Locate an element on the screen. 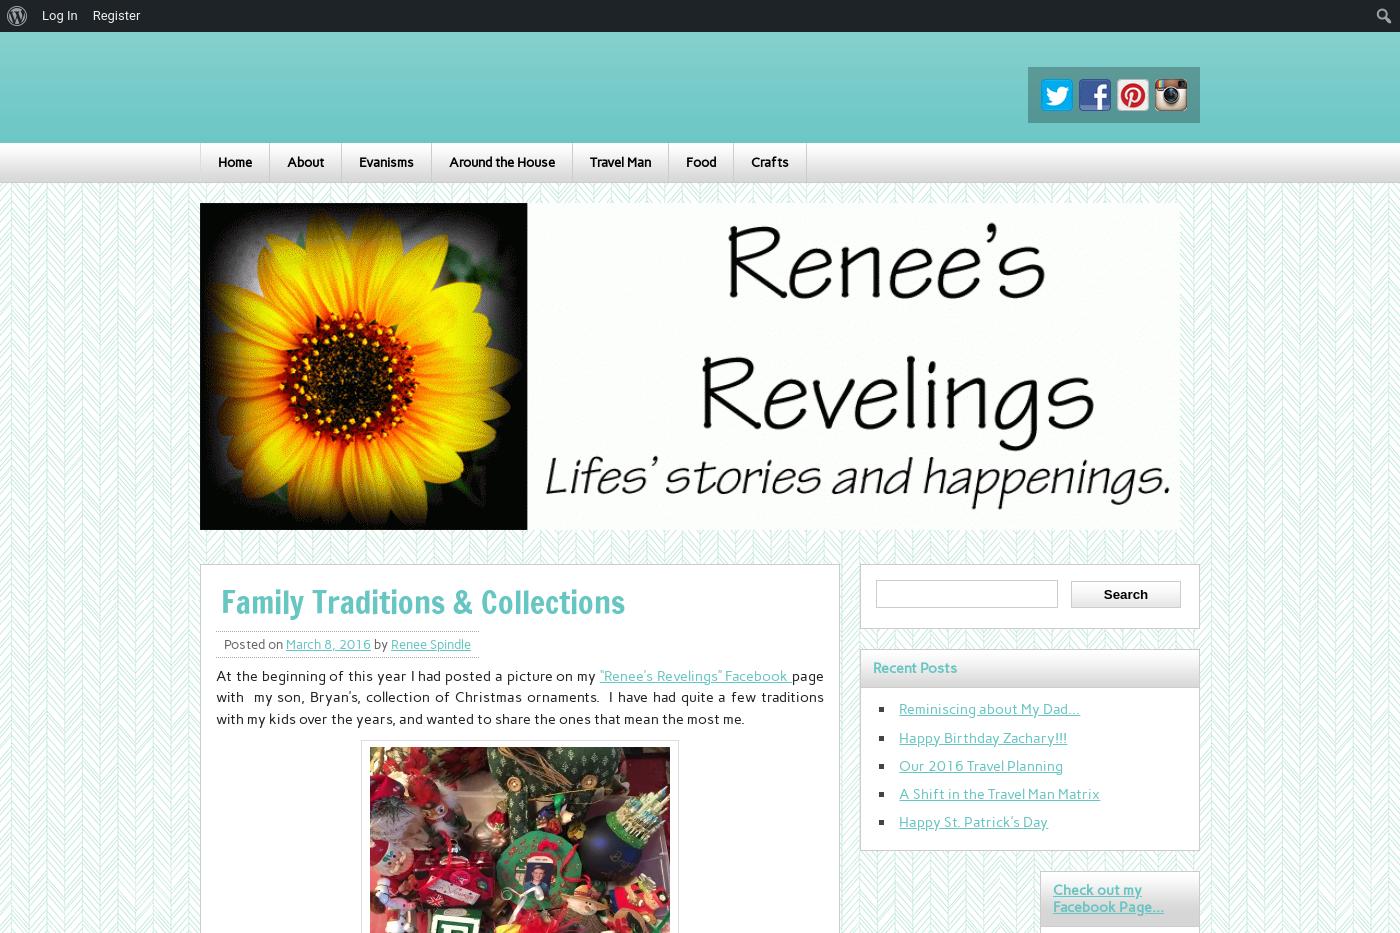 The image size is (1400, 933). 'March 8, 2016' is located at coordinates (328, 643).